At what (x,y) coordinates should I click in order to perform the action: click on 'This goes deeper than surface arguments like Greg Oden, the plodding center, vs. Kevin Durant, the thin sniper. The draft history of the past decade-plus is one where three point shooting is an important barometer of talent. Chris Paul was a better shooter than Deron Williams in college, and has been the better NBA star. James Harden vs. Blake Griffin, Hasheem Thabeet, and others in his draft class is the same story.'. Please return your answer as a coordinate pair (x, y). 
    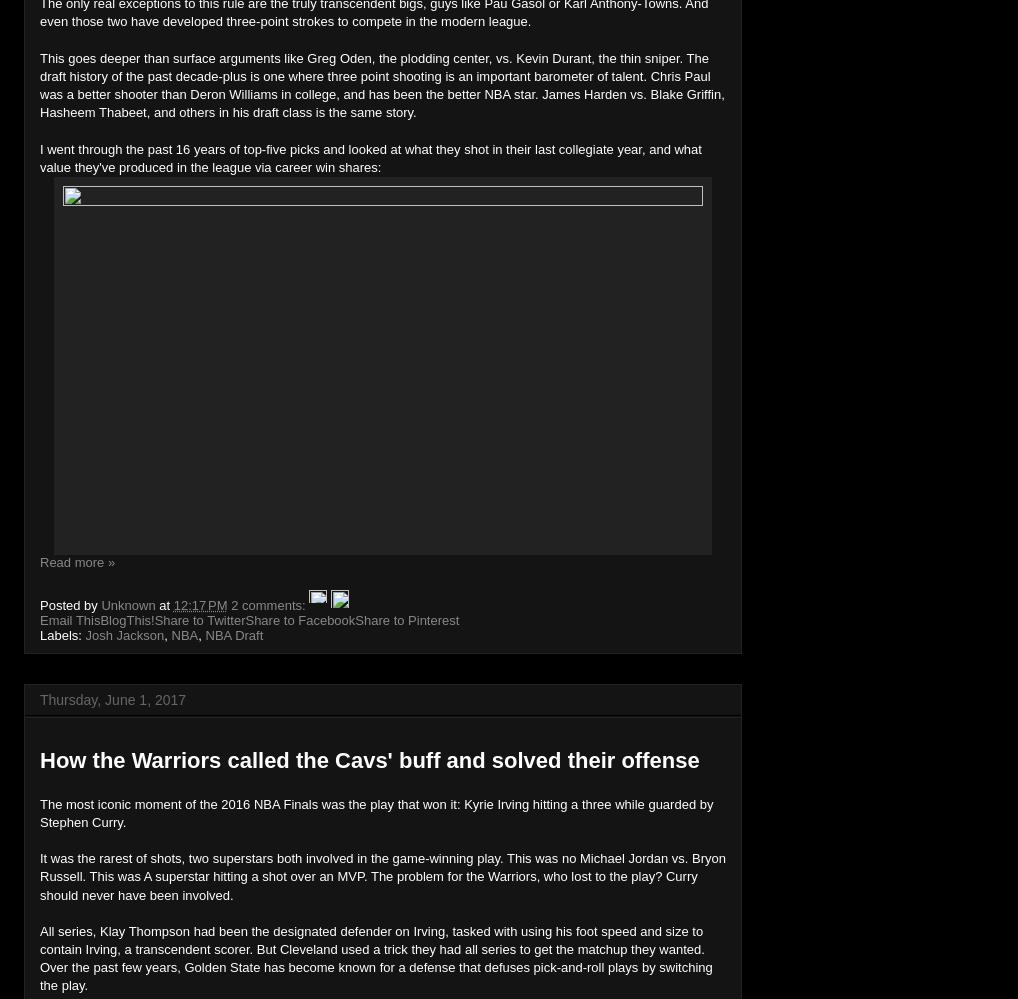
    Looking at the image, I should click on (381, 84).